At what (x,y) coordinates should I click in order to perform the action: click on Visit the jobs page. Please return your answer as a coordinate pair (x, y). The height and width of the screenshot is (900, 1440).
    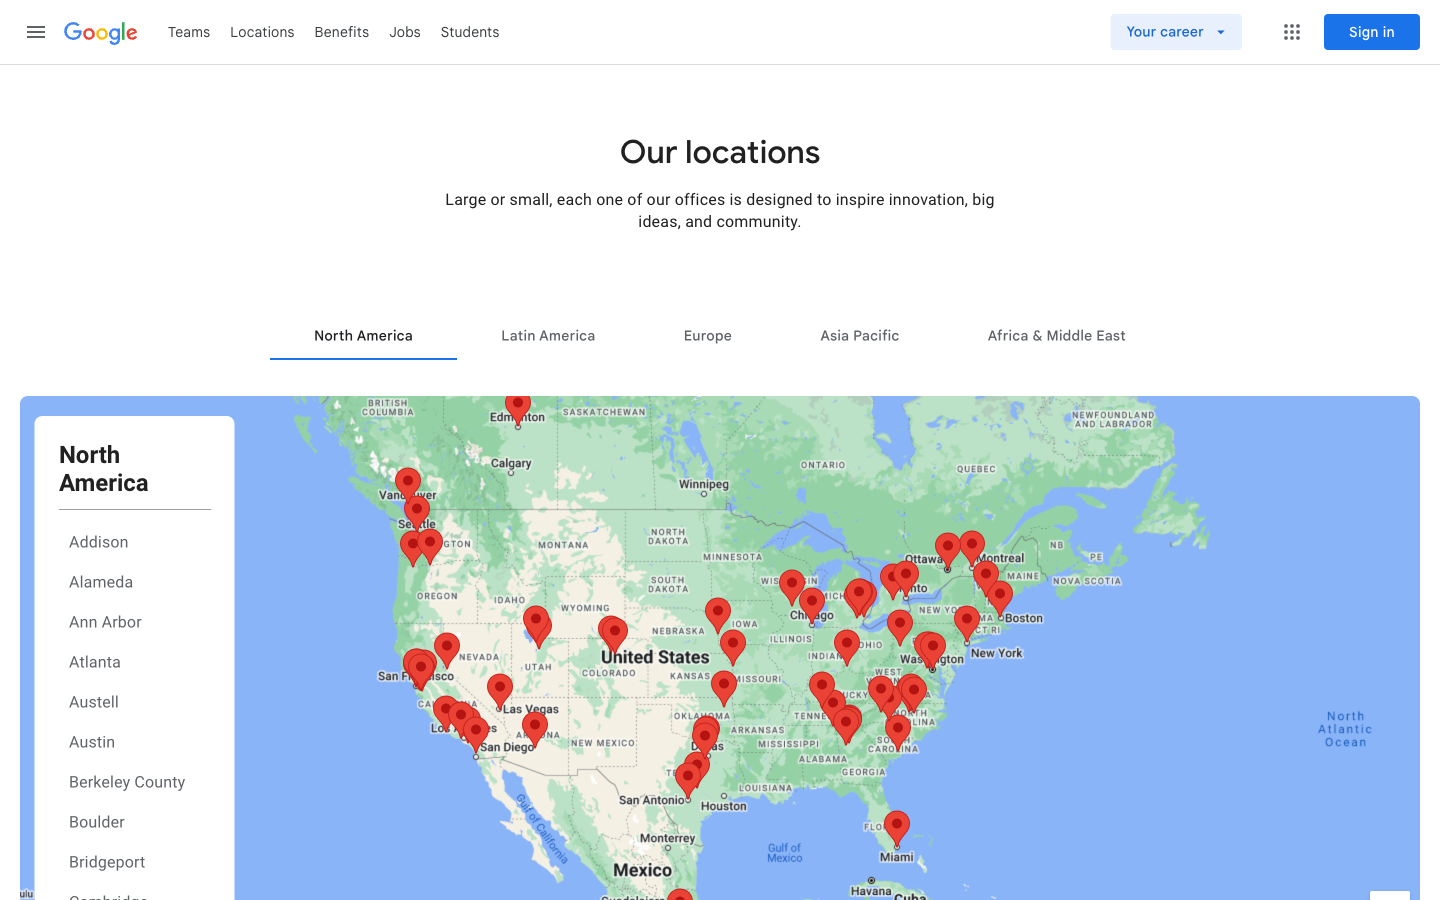
    Looking at the image, I should click on (1205, 31).